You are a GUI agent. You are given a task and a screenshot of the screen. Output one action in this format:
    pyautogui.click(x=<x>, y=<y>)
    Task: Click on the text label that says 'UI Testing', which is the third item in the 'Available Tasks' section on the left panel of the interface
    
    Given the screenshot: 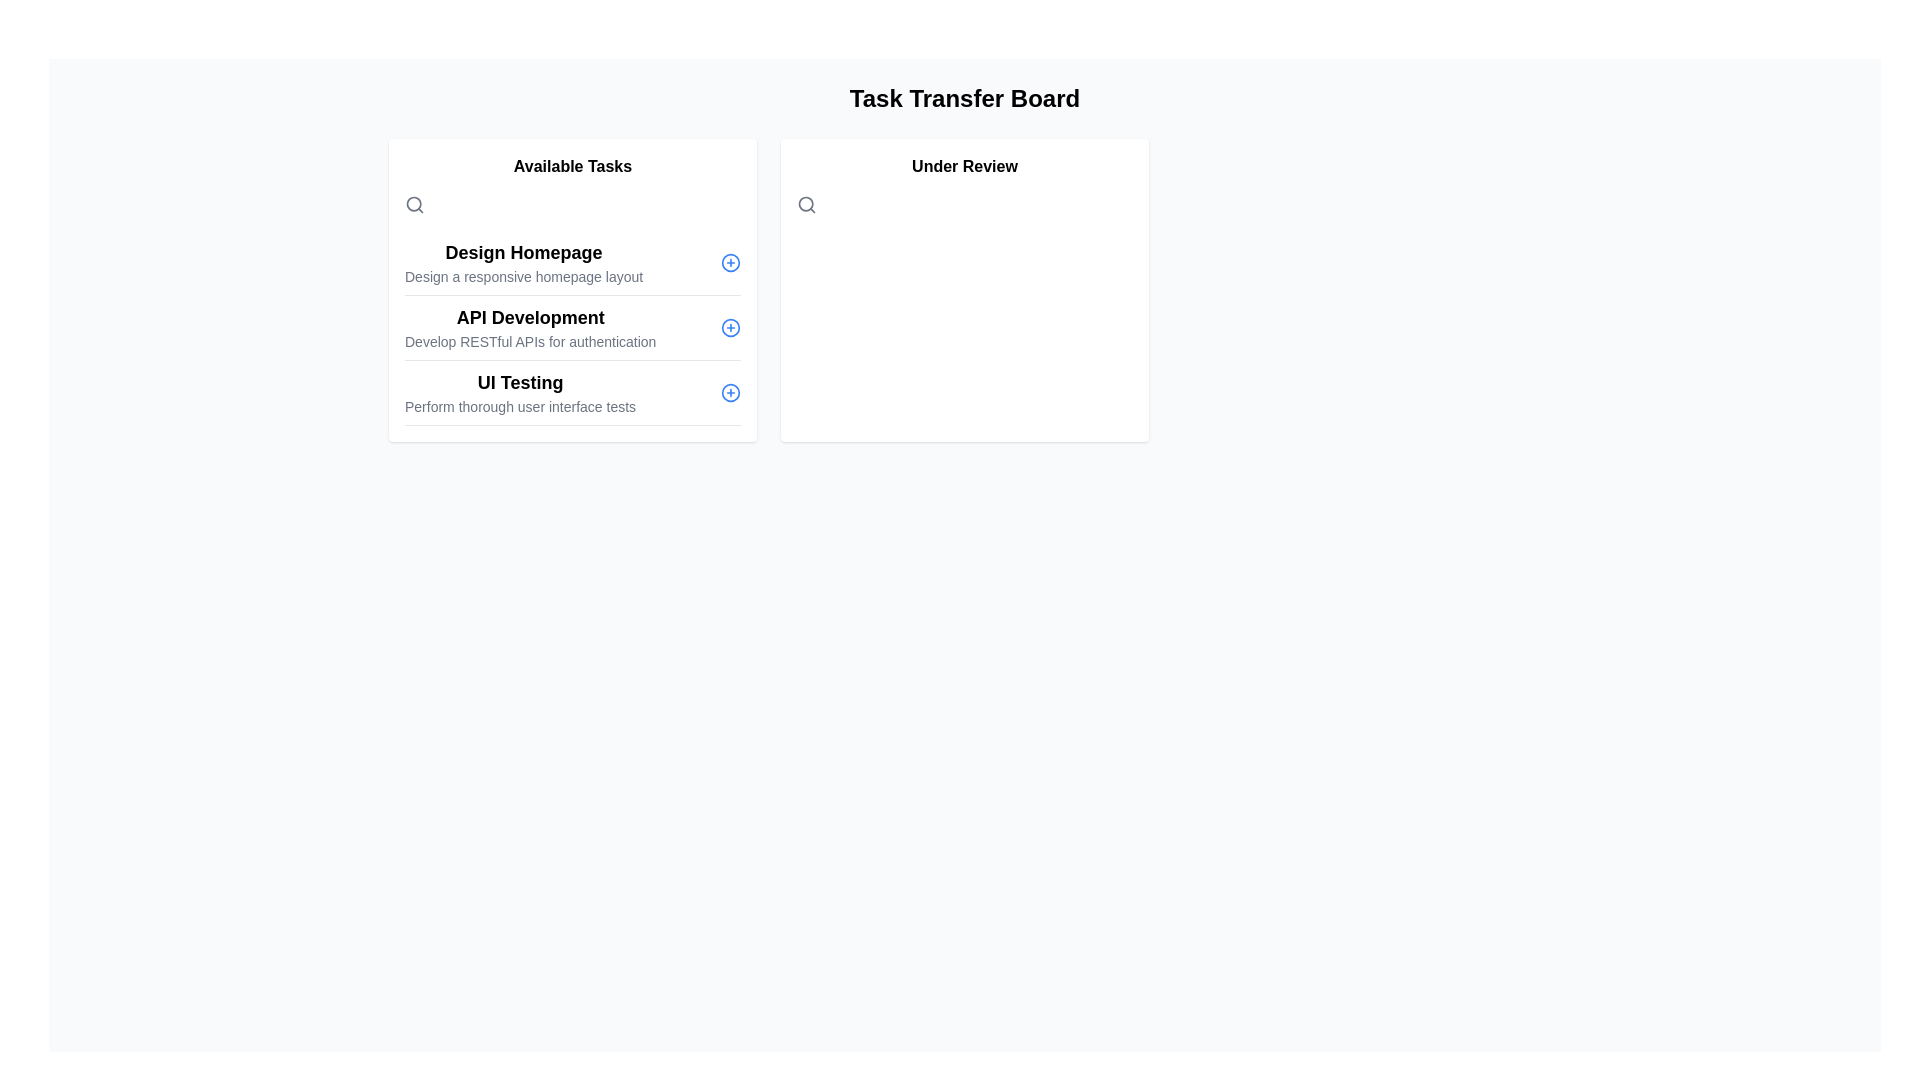 What is the action you would take?
    pyautogui.click(x=520, y=382)
    